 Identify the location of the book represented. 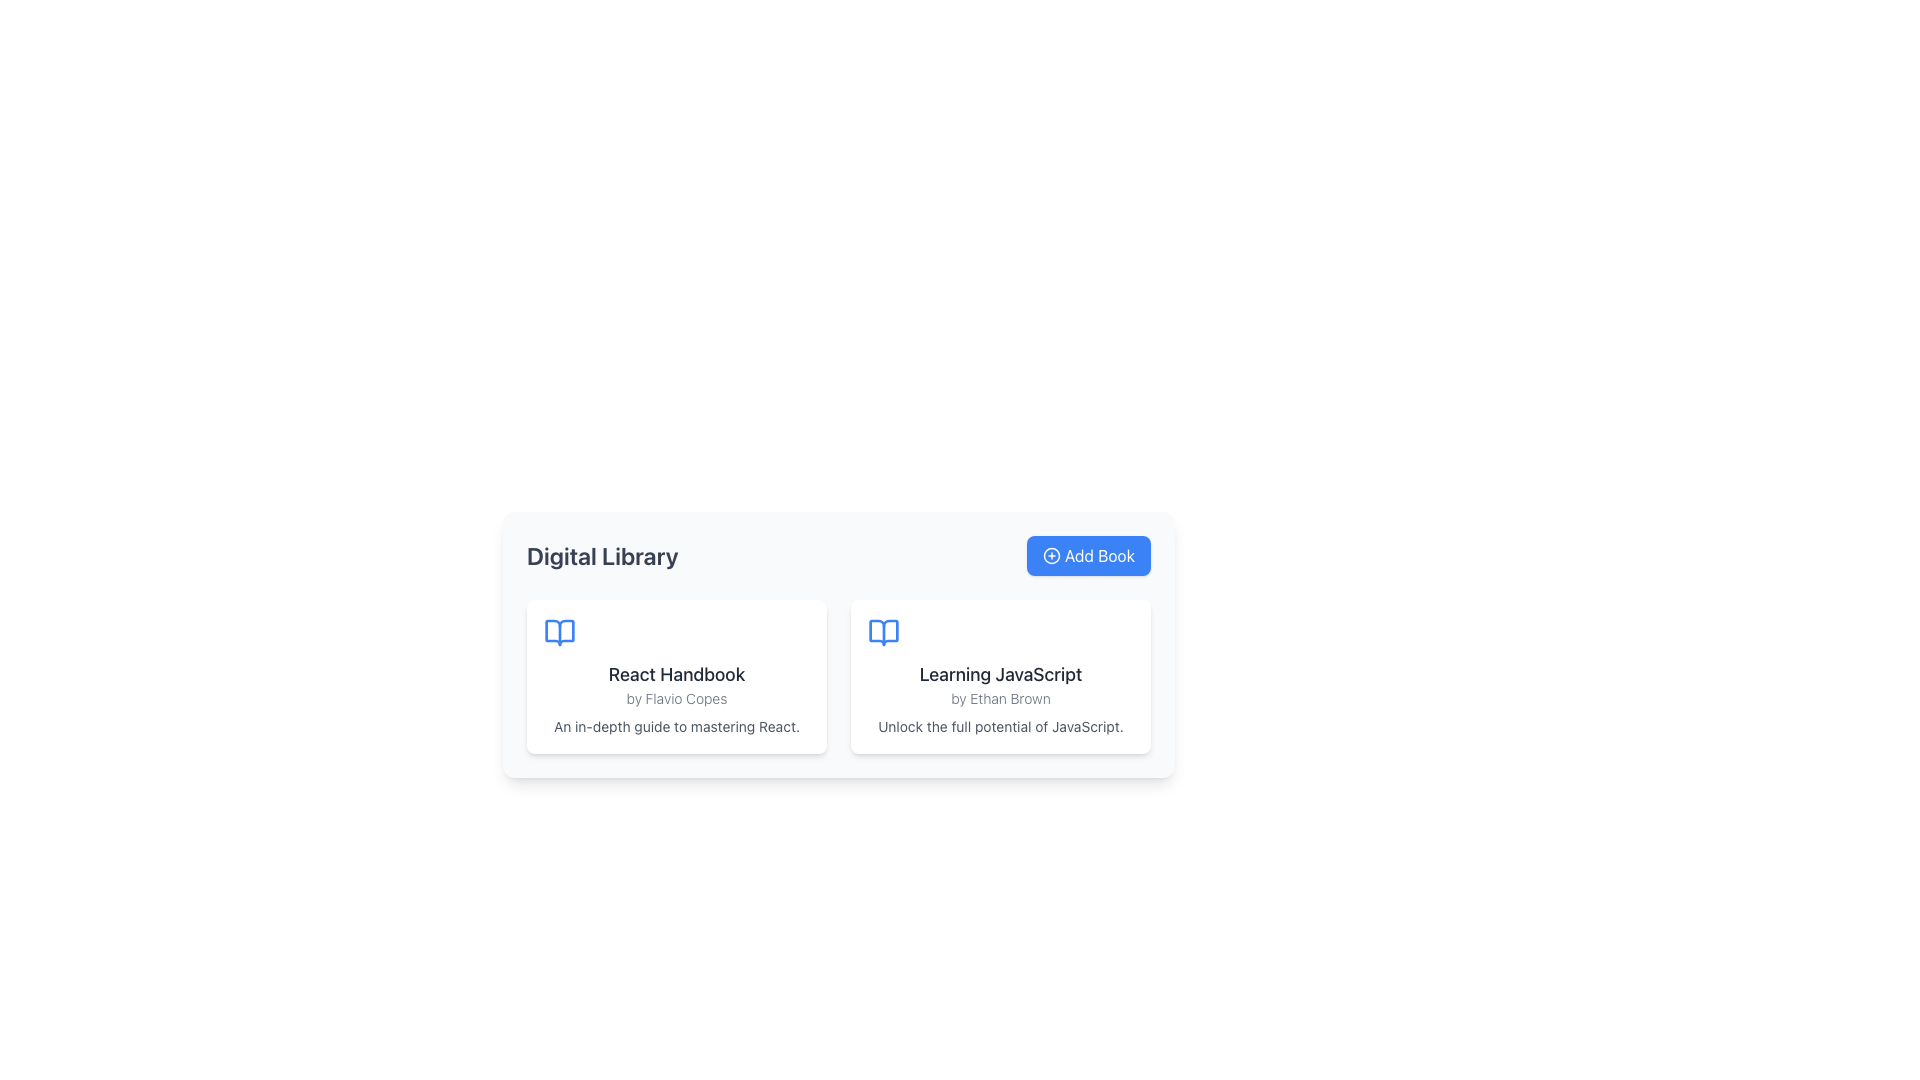
(882, 632).